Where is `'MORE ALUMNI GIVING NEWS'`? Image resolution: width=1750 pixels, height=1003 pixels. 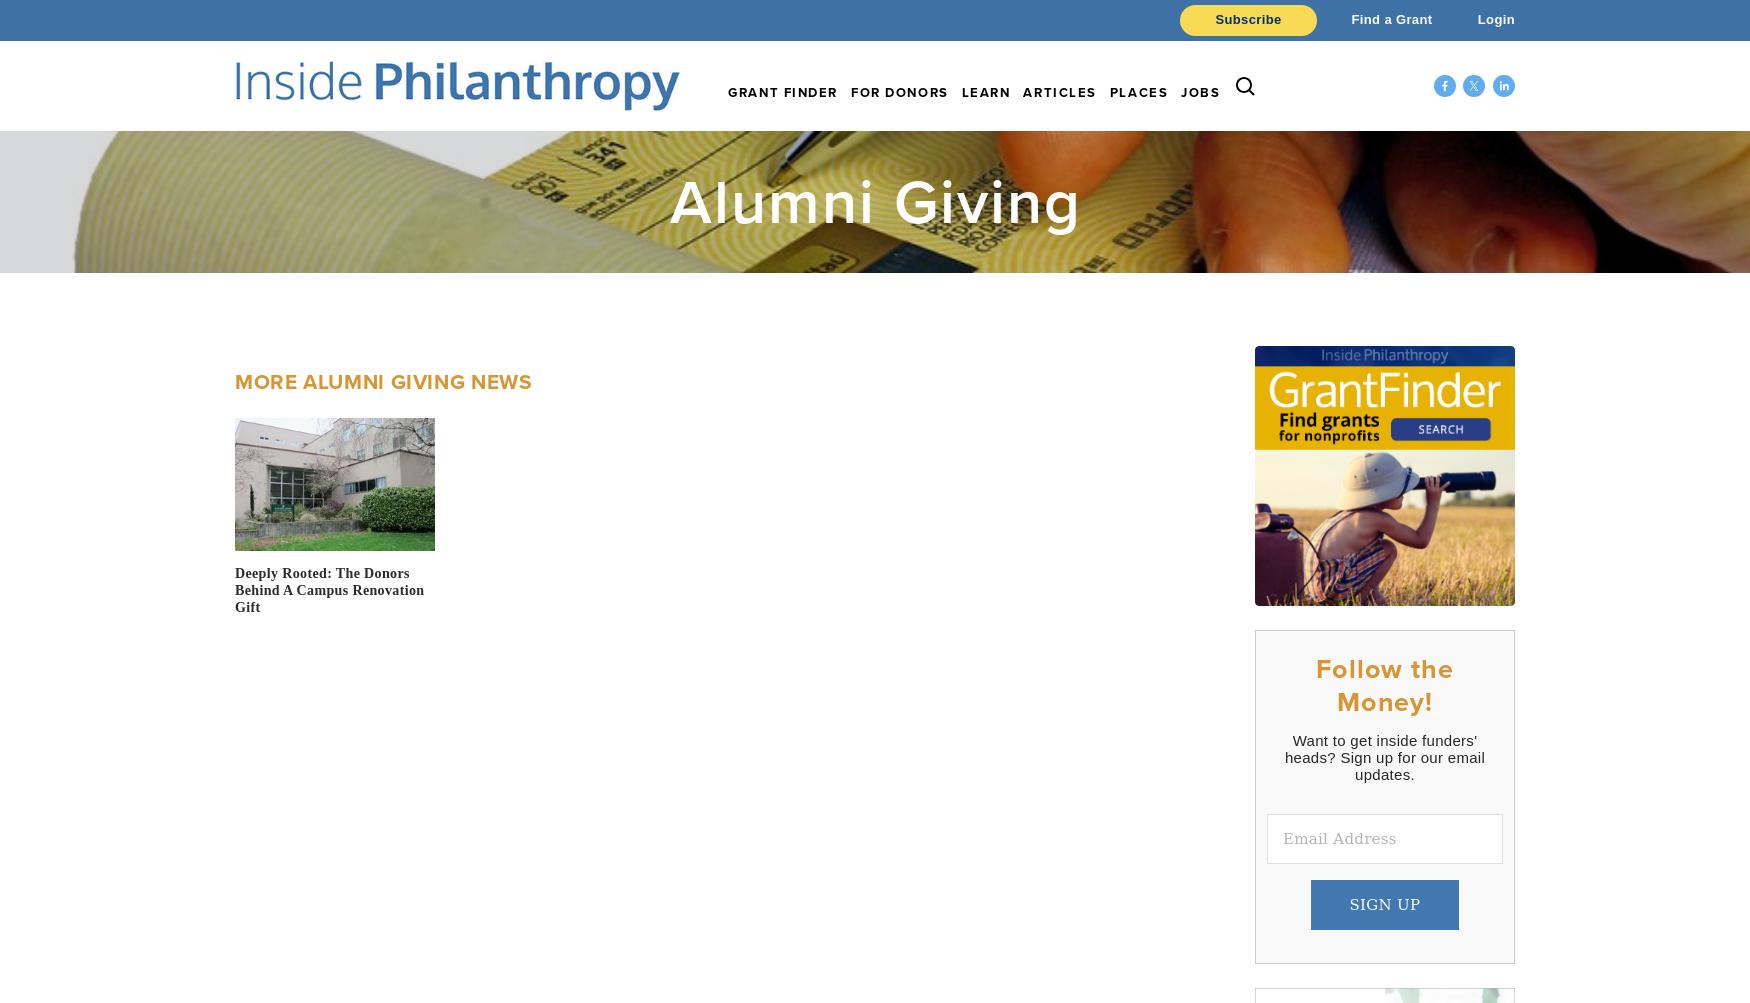
'MORE ALUMNI GIVING NEWS' is located at coordinates (235, 379).